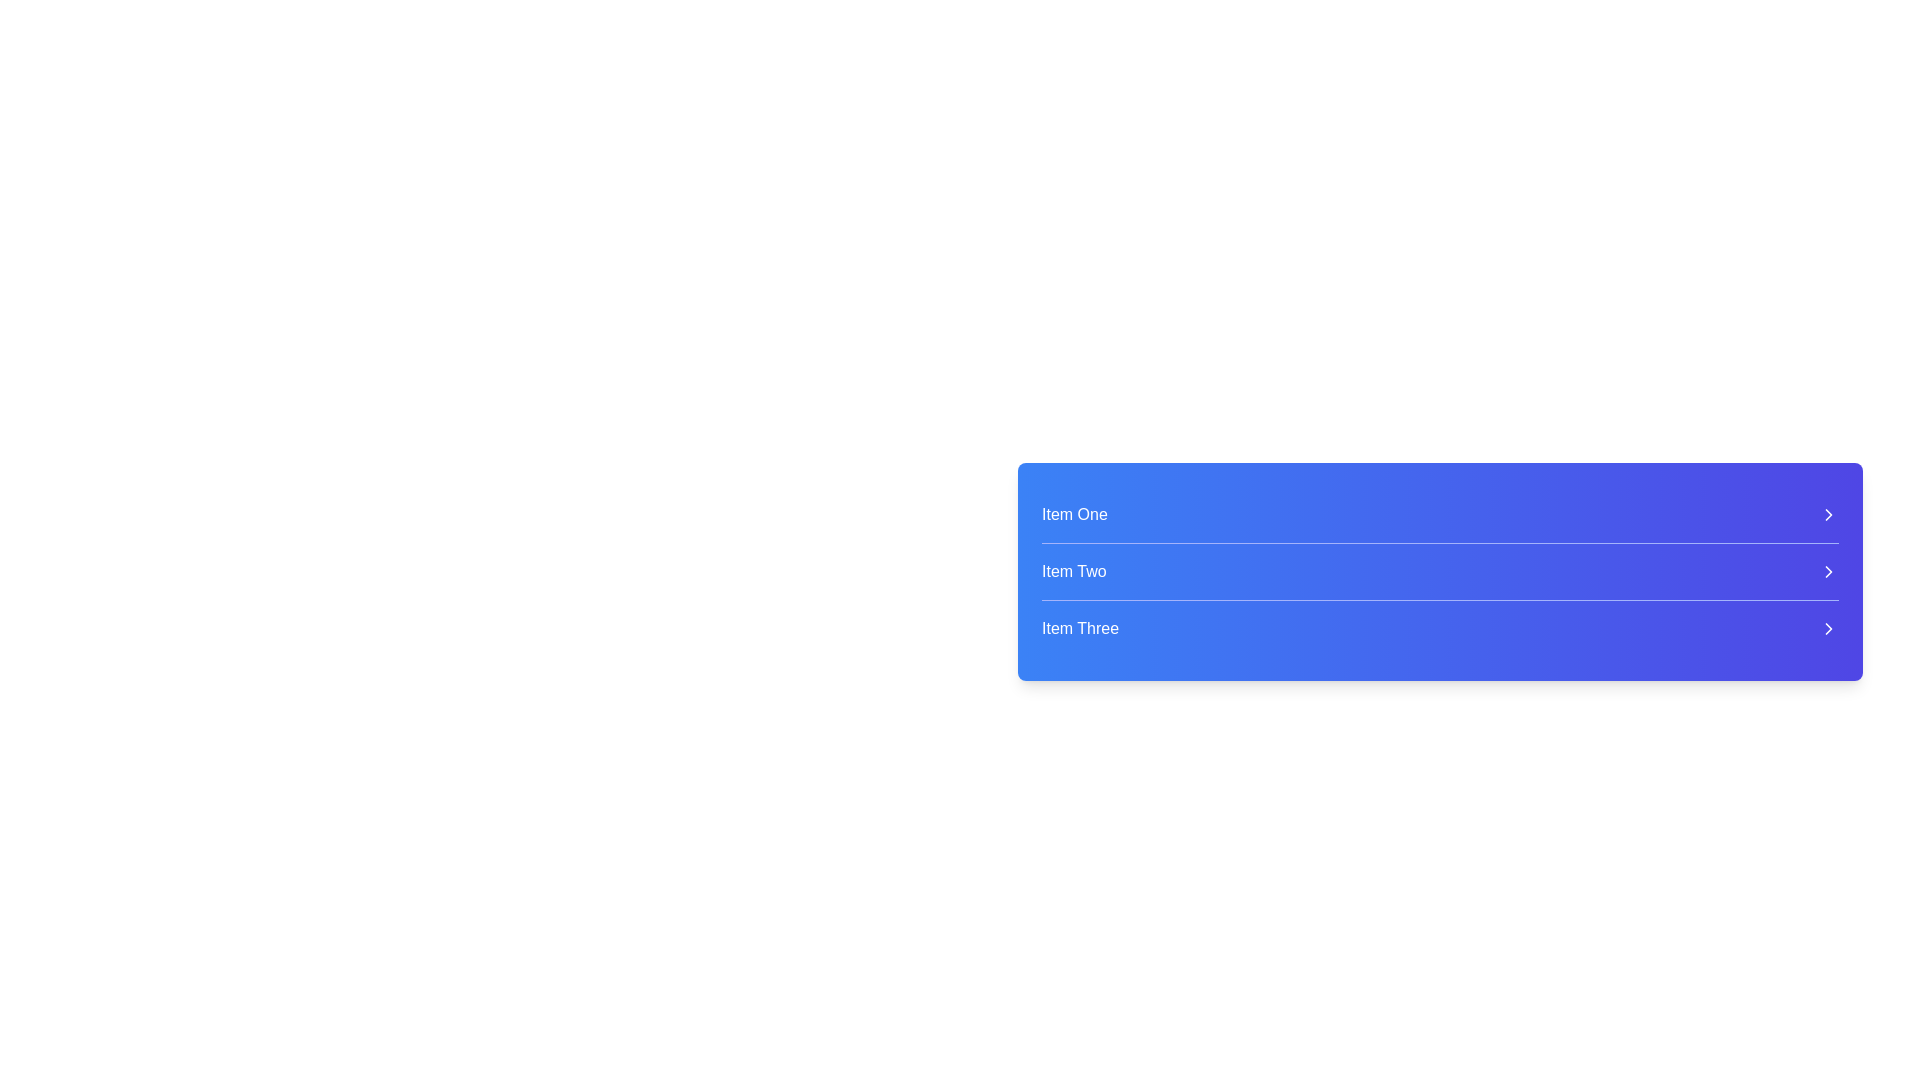 The image size is (1920, 1080). I want to click on the second text label in the vertical list, which is positioned below 'Item One' and above 'Item Three', so click(1073, 571).